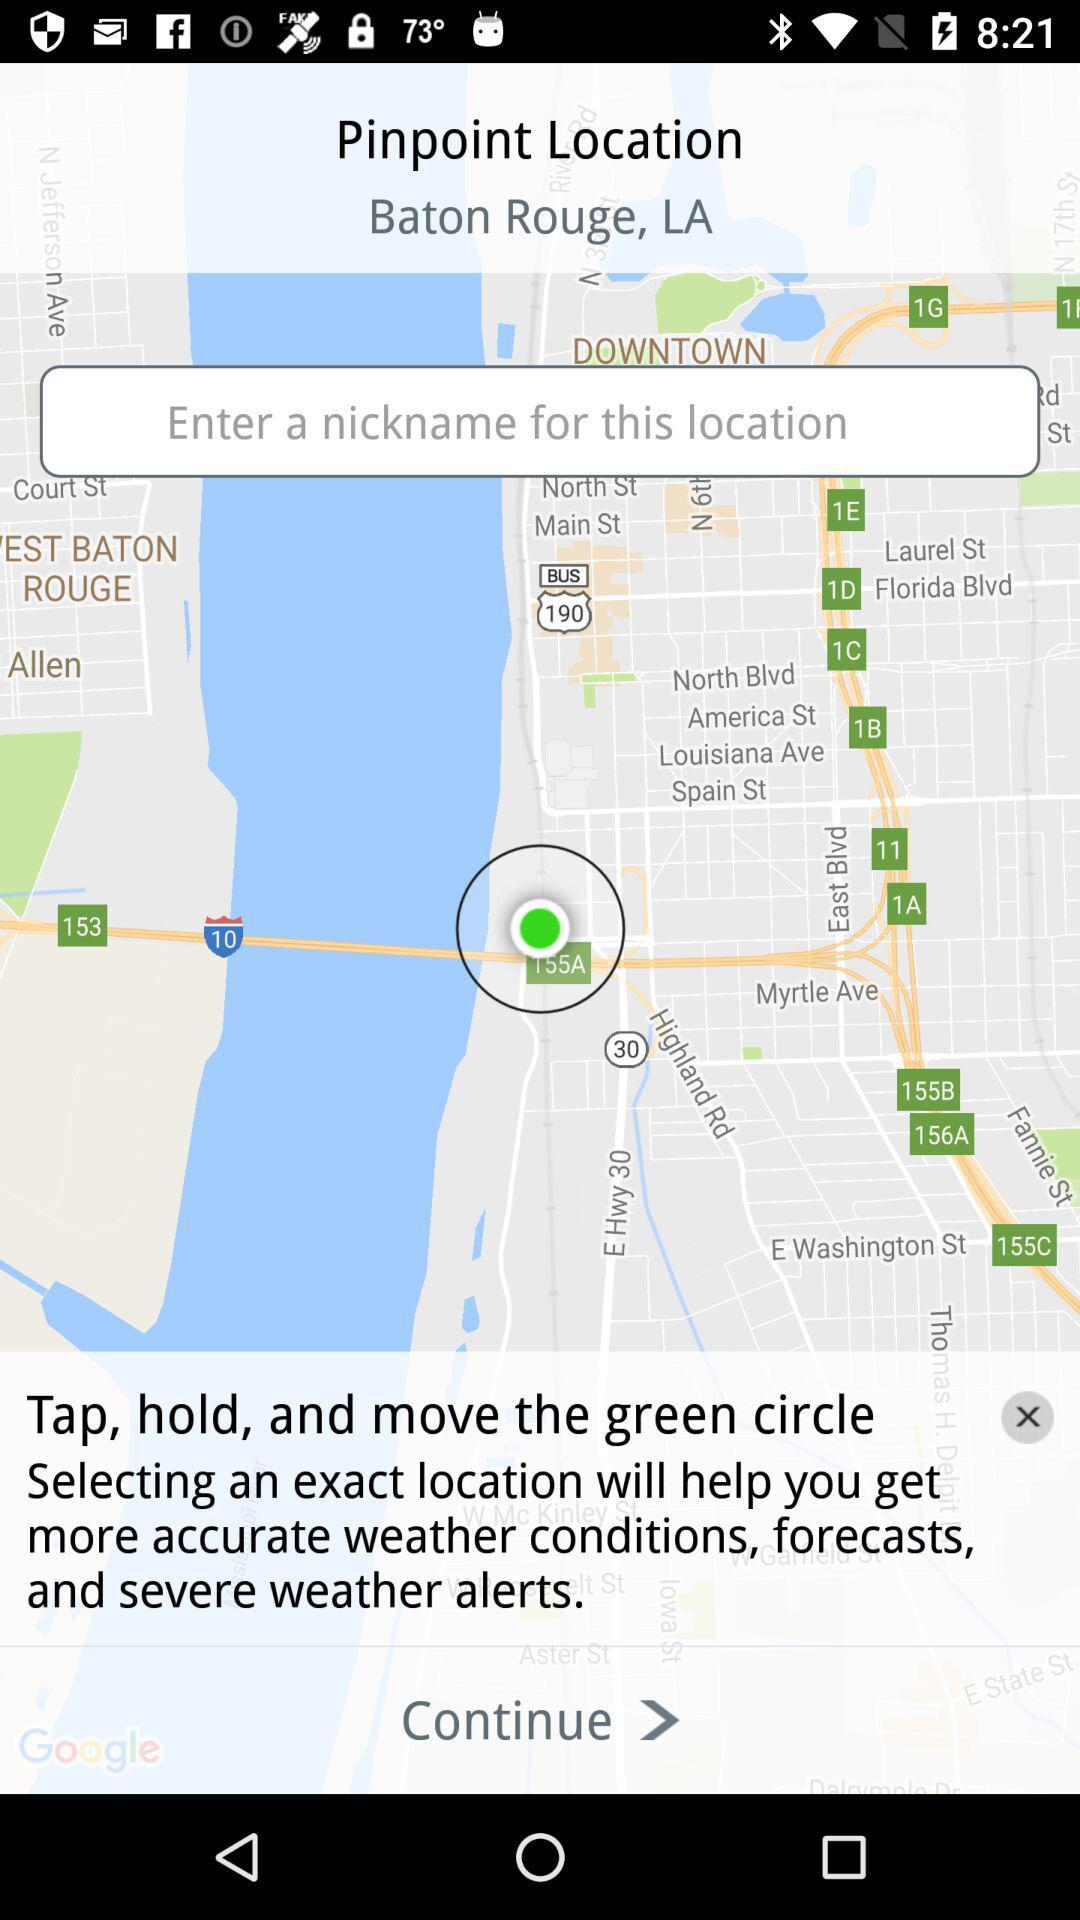  Describe the element at coordinates (131, 240) in the screenshot. I see `the more icon` at that location.